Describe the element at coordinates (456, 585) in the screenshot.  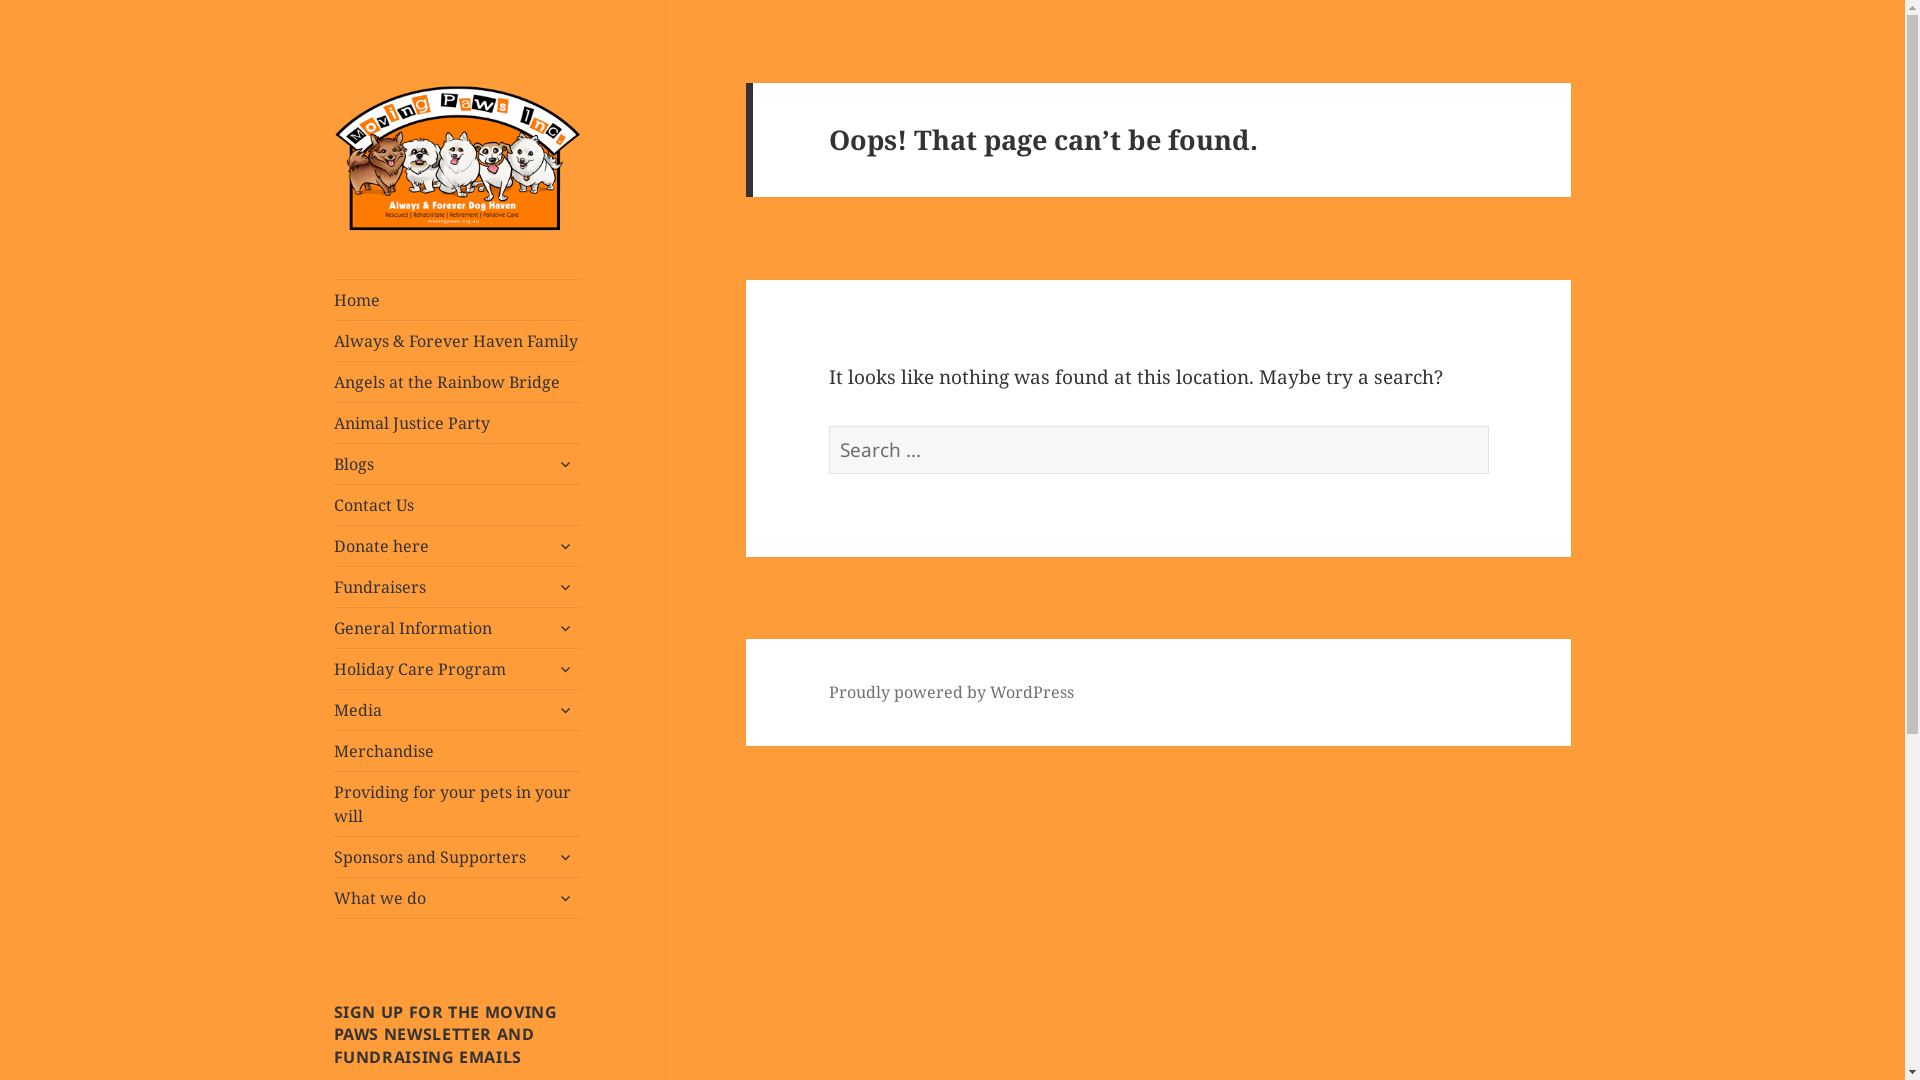
I see `'Fundraisers'` at that location.